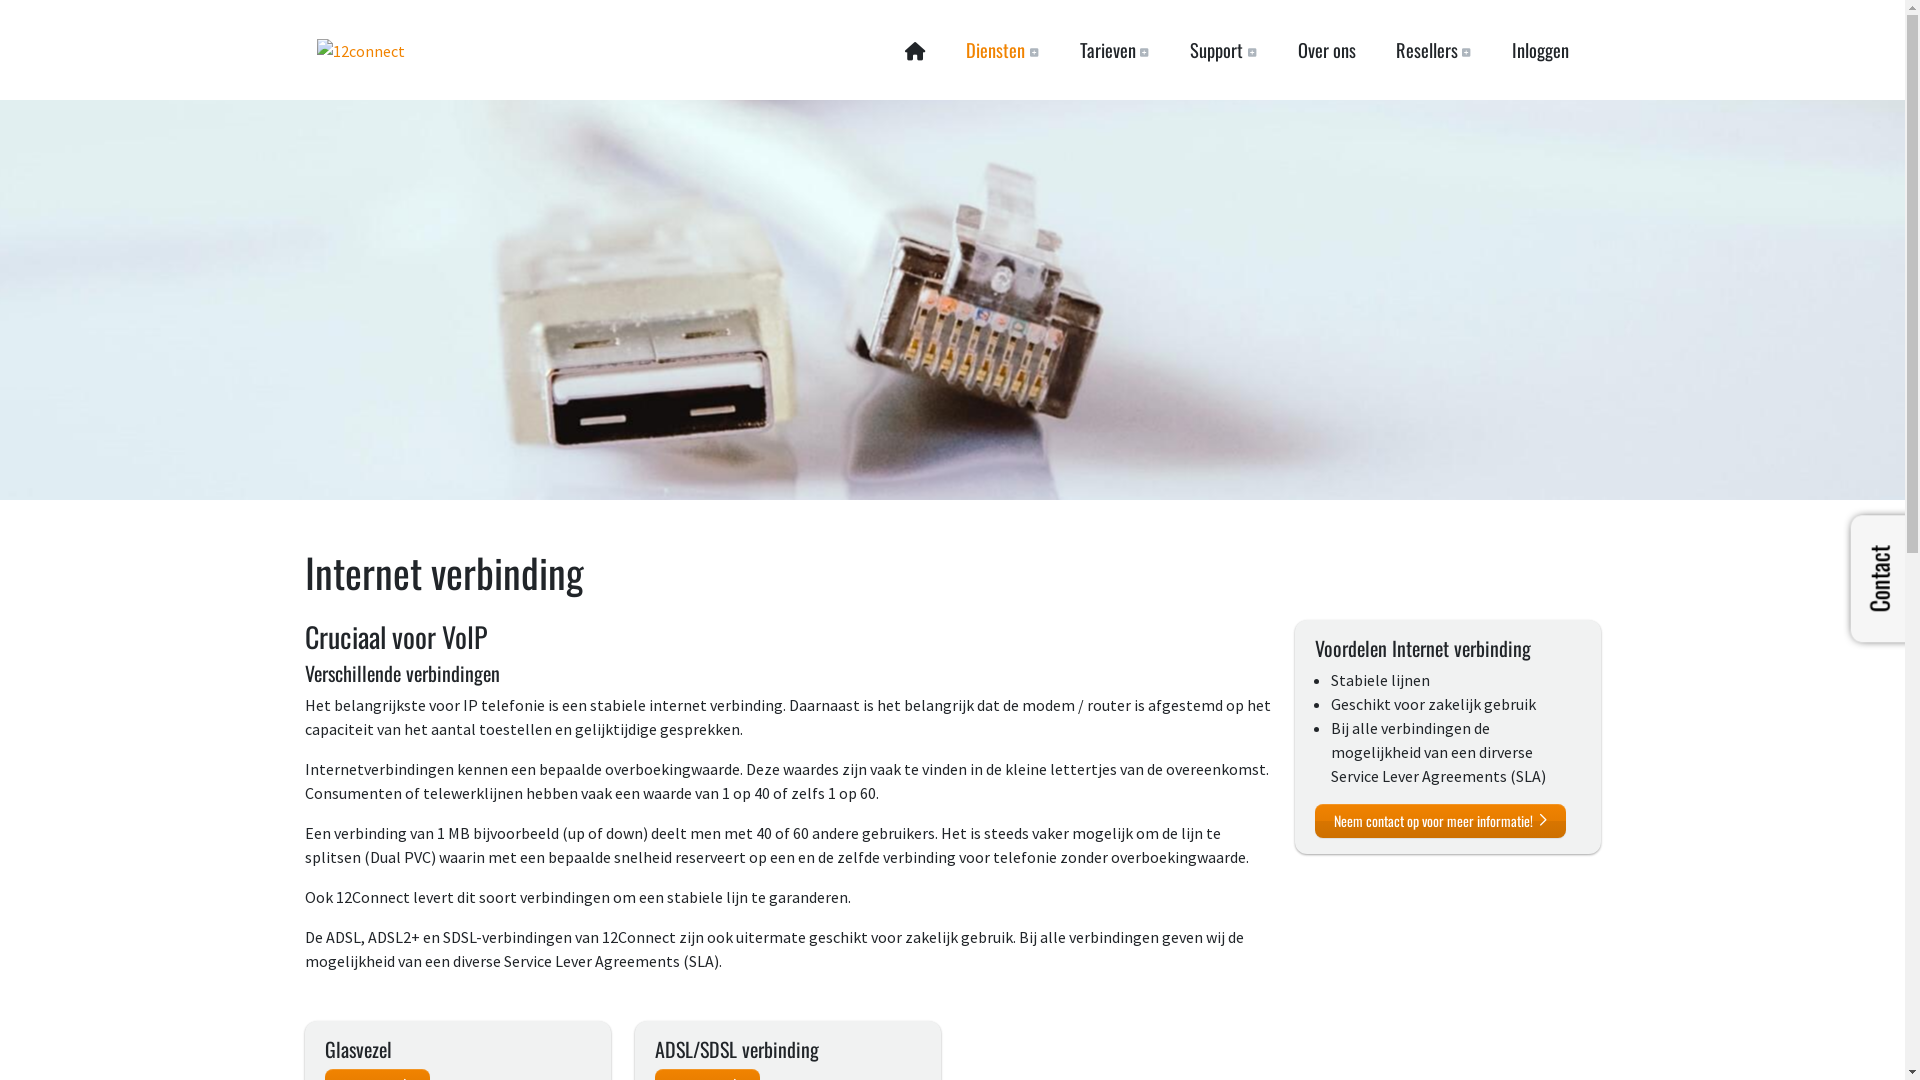  I want to click on 'Over ons', so click(1325, 49).